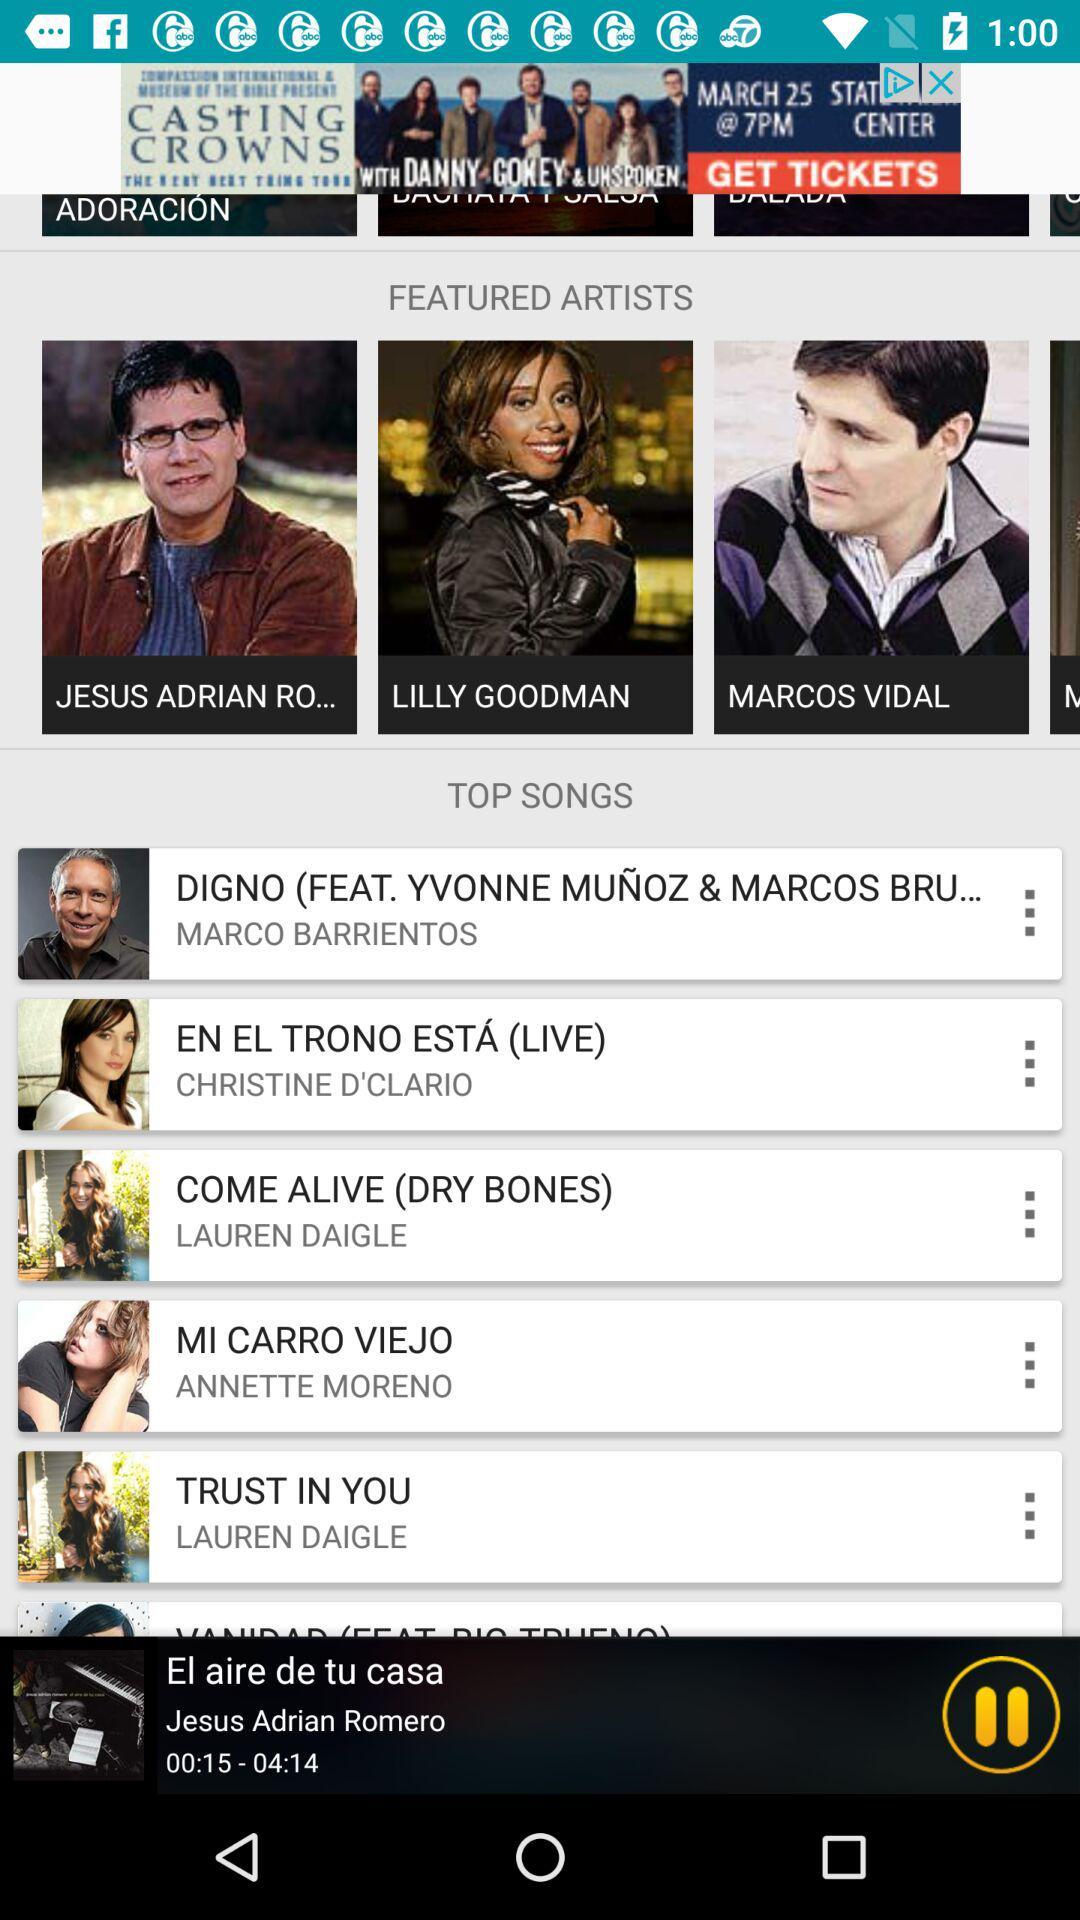 This screenshot has height=1920, width=1080. Describe the element at coordinates (1001, 1714) in the screenshot. I see `the pause icon` at that location.